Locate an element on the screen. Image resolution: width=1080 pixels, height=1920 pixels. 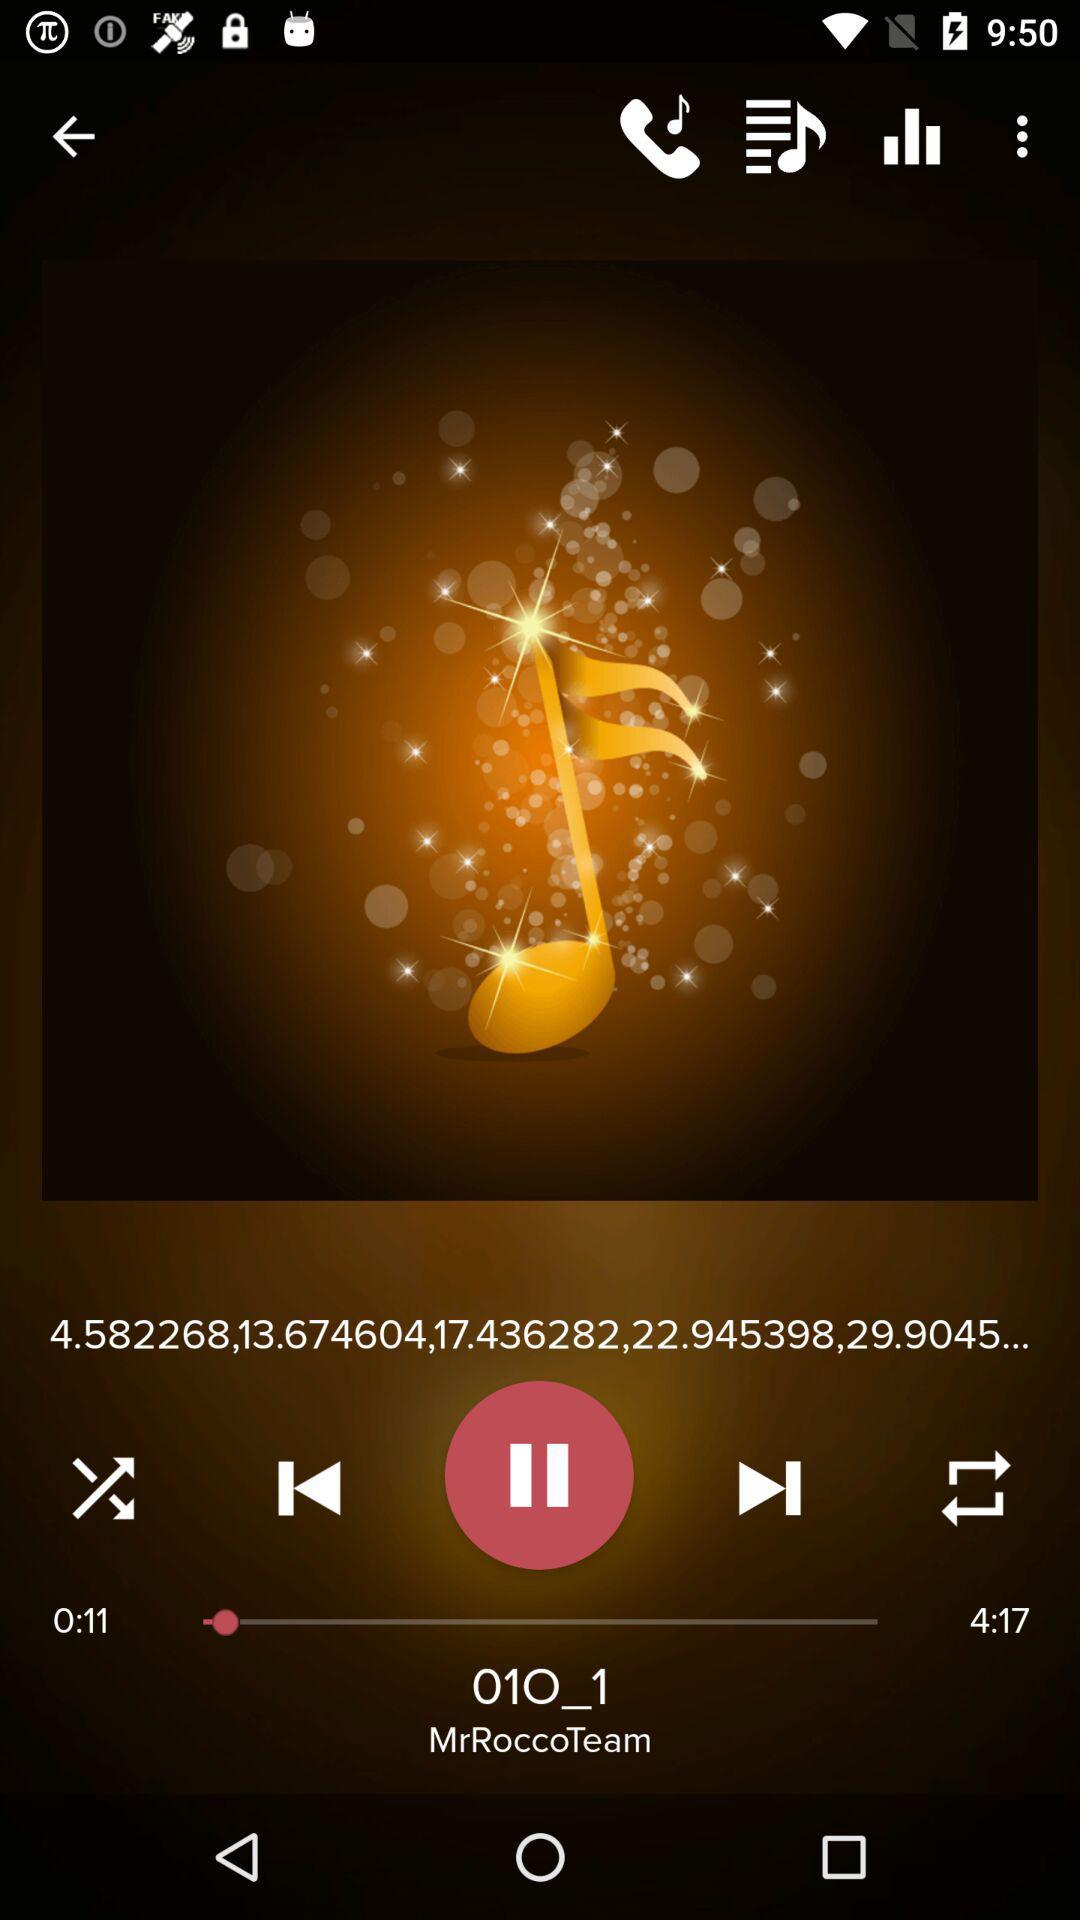
repeat song is located at coordinates (975, 1488).